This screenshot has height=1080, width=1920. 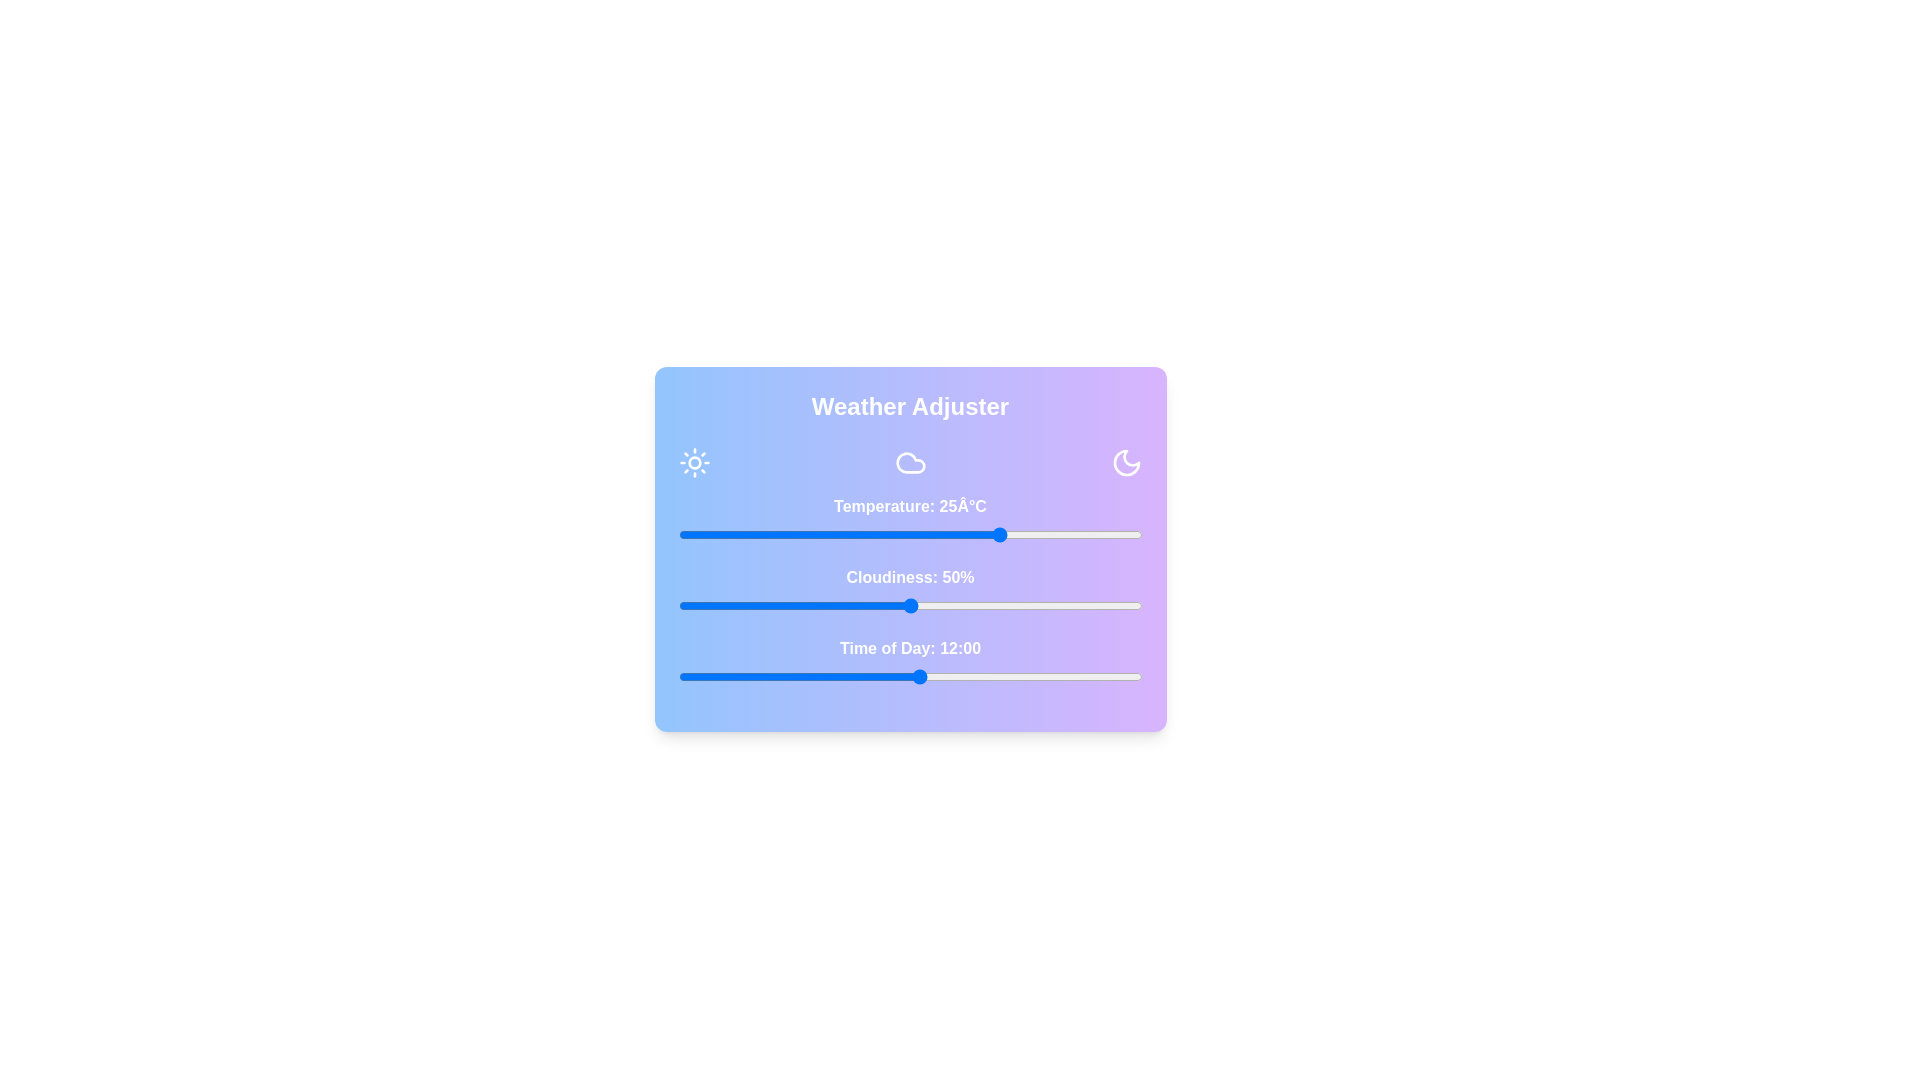 What do you see at coordinates (909, 534) in the screenshot?
I see `the thumb of the horizontal range slider, which is prominently blue and indicates the temperature value of 25°C` at bounding box center [909, 534].